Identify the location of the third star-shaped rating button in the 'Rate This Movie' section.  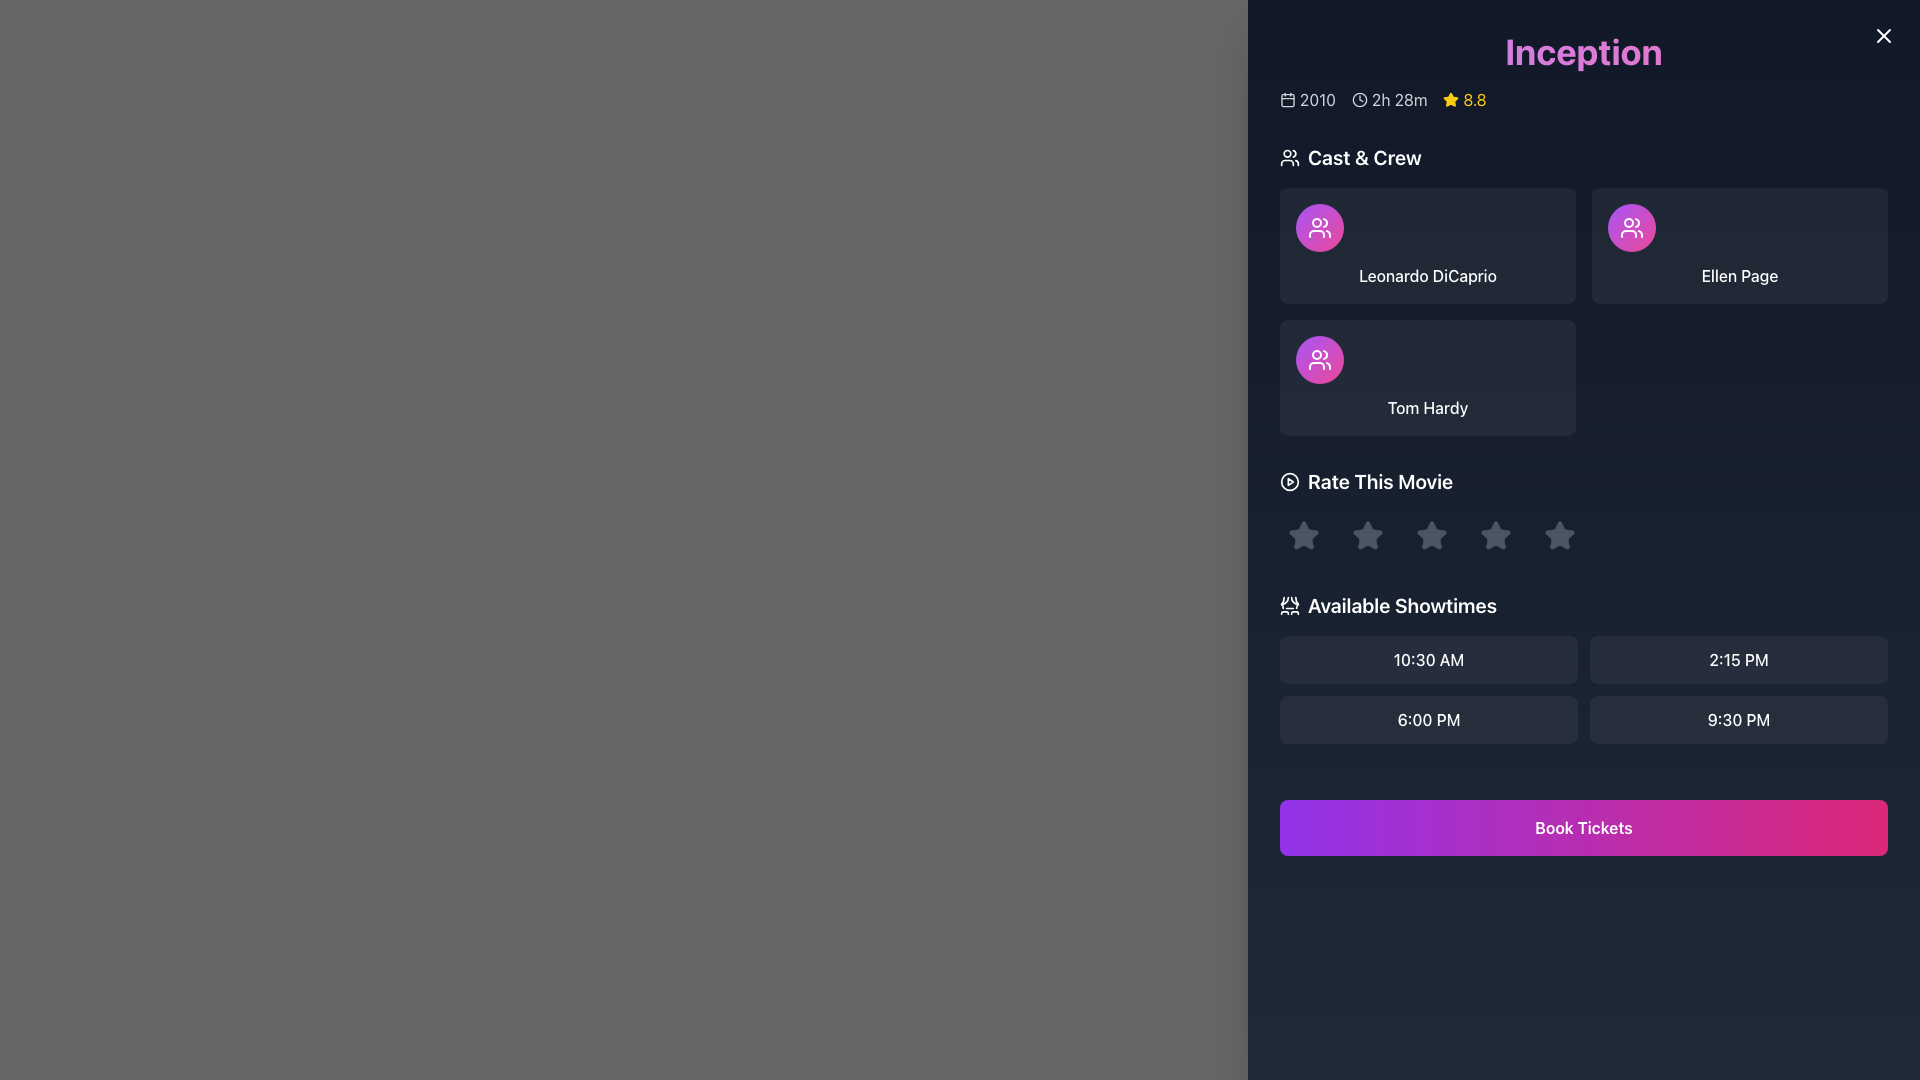
(1430, 535).